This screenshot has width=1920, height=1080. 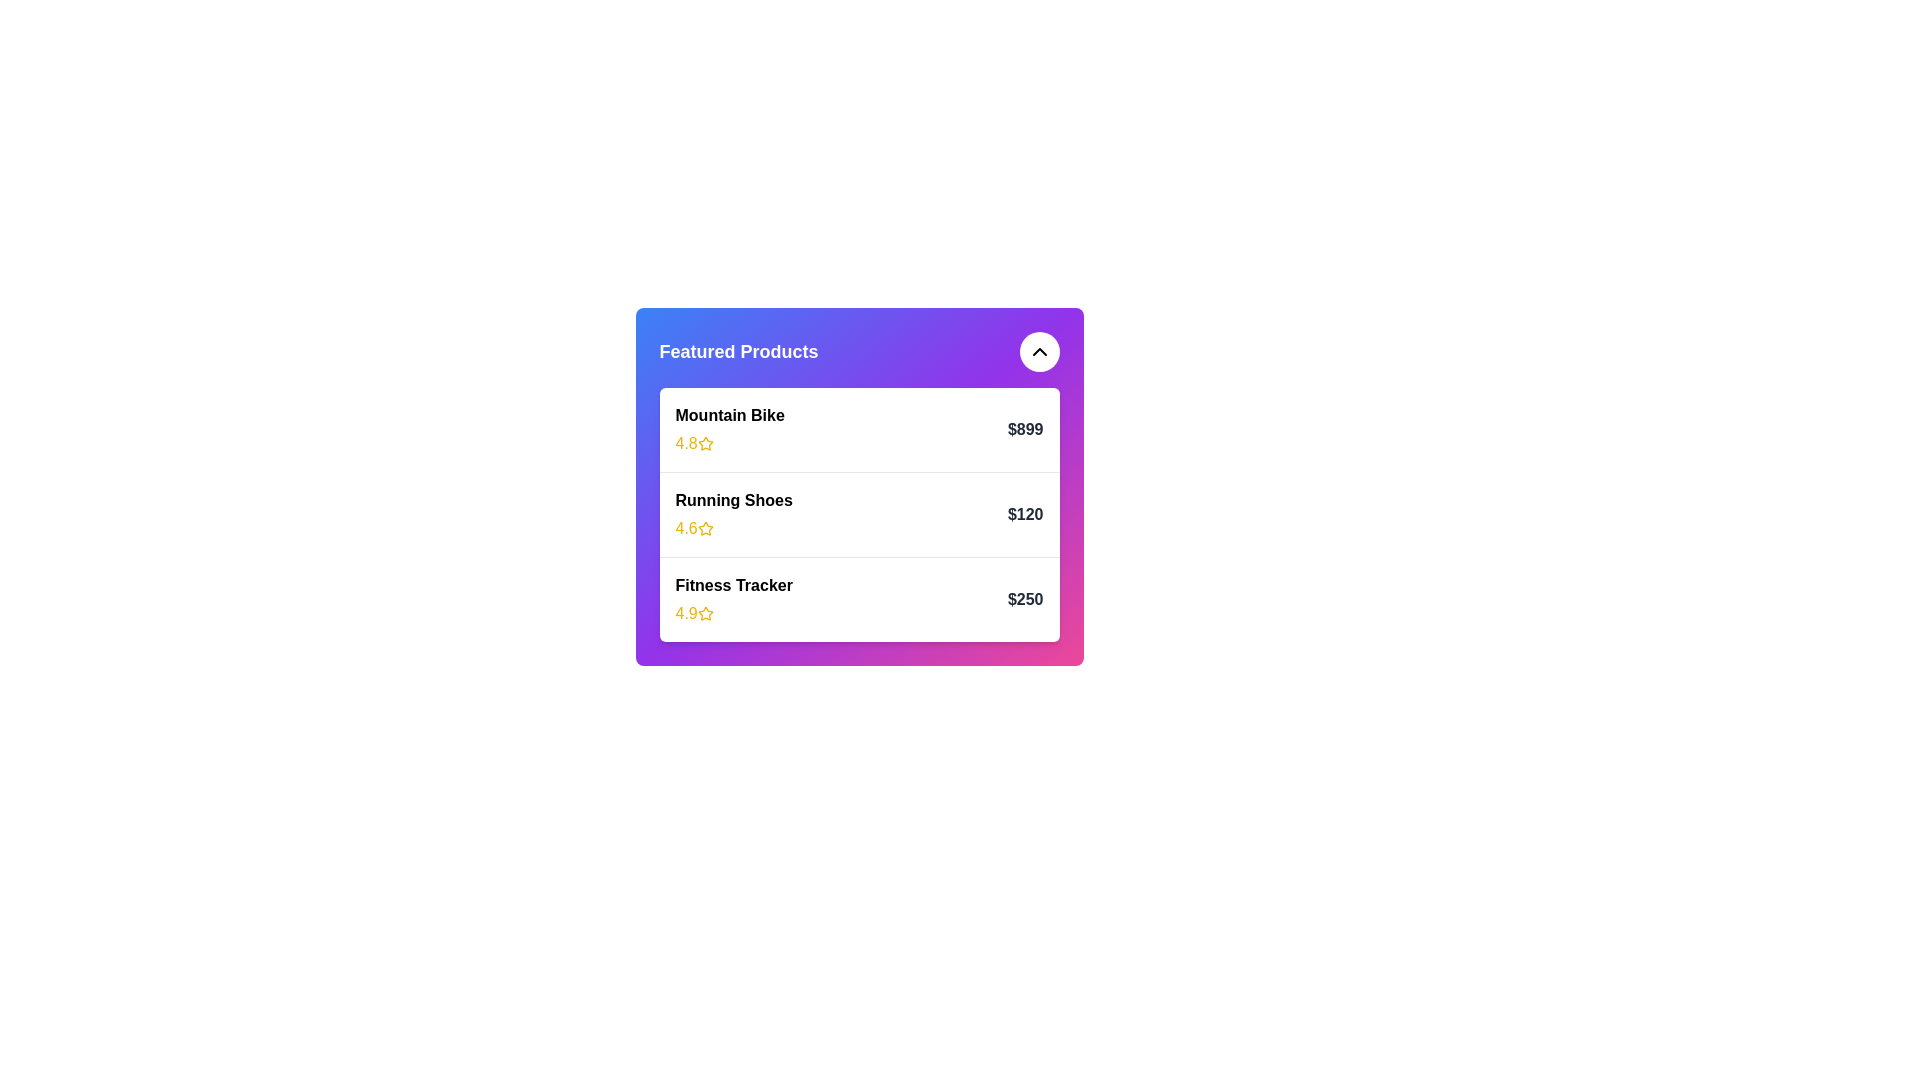 I want to click on the hollow star icon with a gold-yellow stroke that corresponds to the rating score of 4.6 for the 'Running Shoes' product, so click(x=705, y=527).